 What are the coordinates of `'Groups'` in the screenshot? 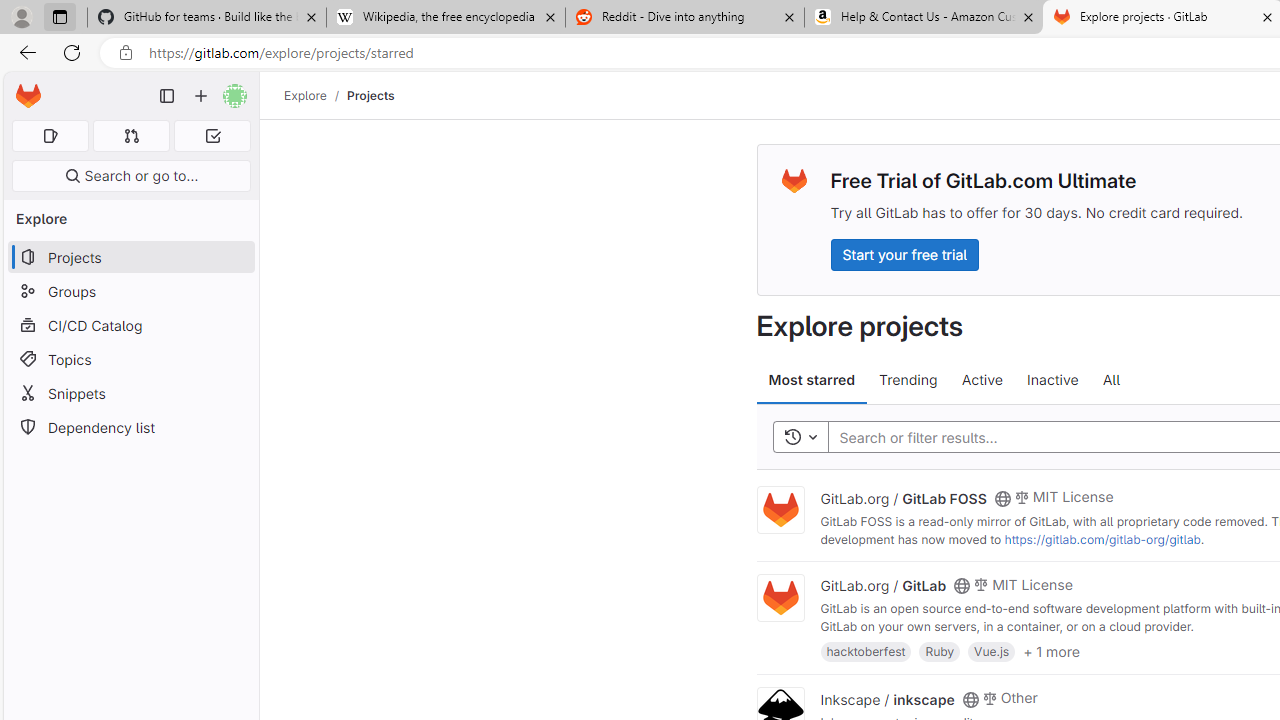 It's located at (130, 291).